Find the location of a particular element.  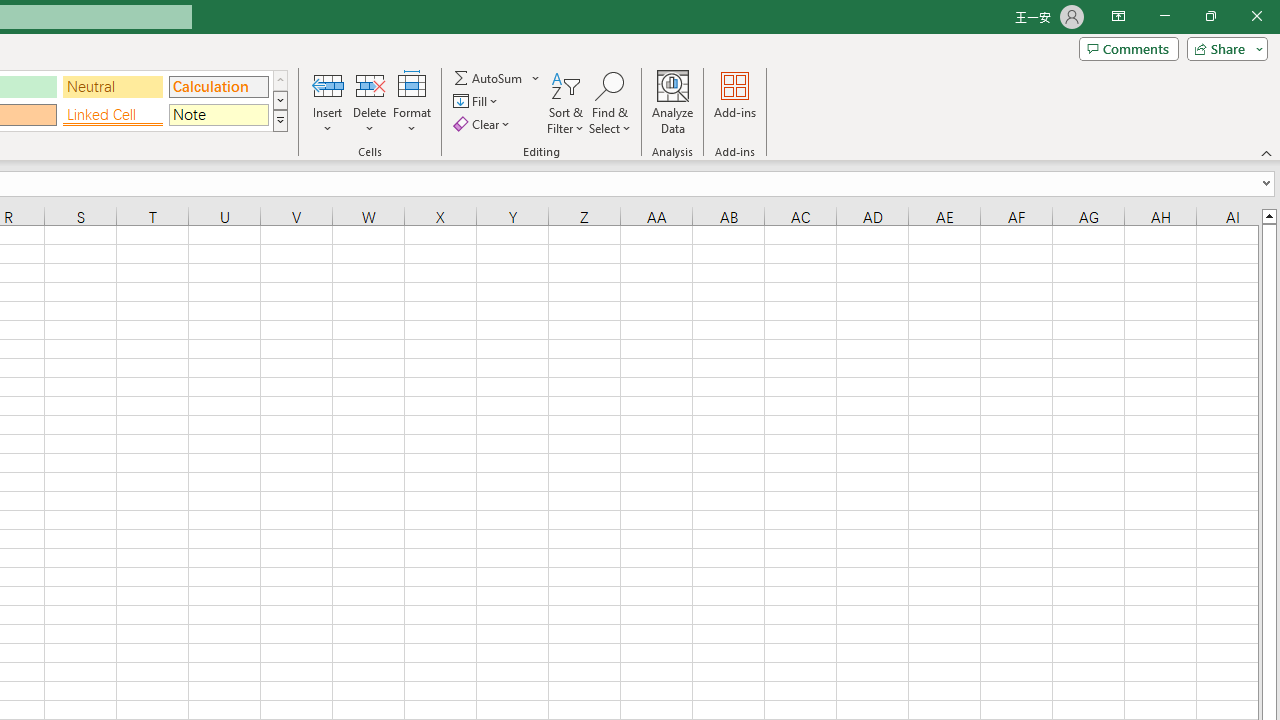

'Linked Cell' is located at coordinates (112, 114).